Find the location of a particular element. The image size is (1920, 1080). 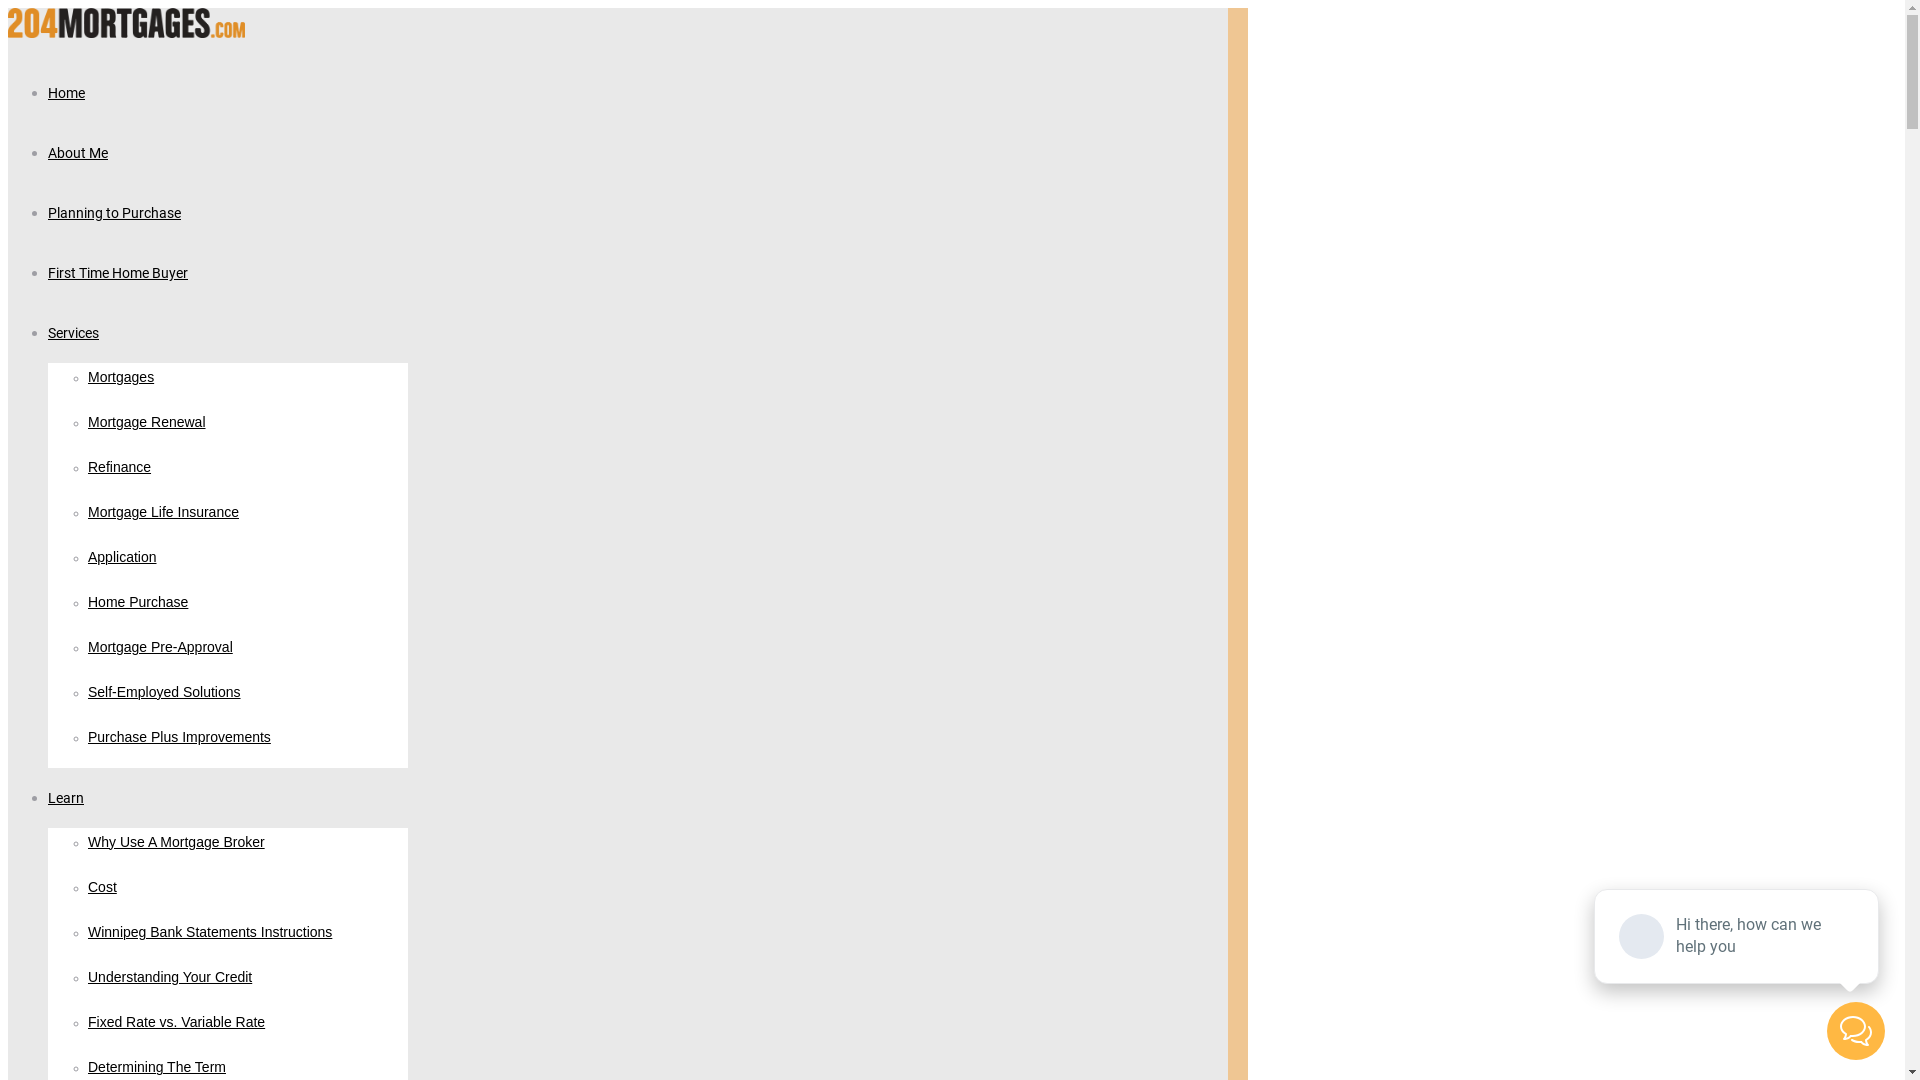

'204 Mortgages' is located at coordinates (125, 32).